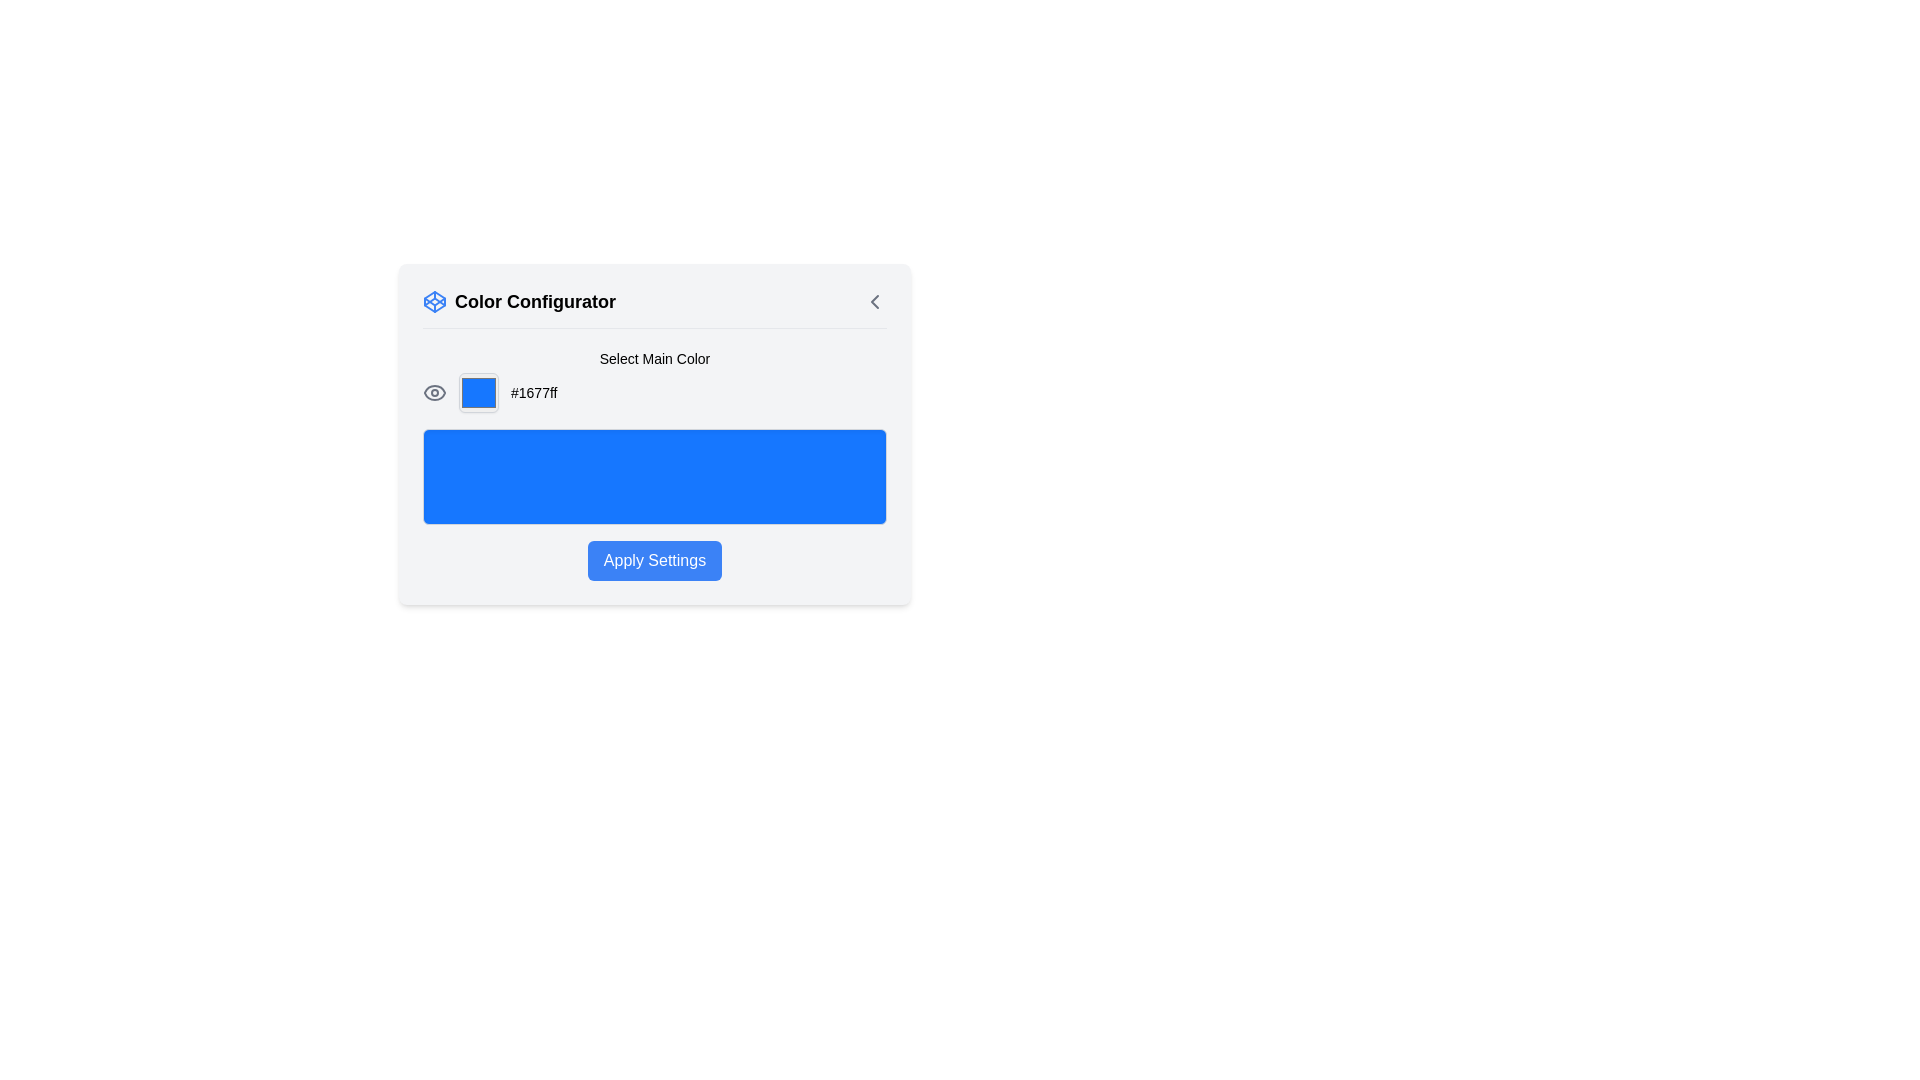 This screenshot has width=1920, height=1080. I want to click on the 'Select Main Color' text label, which is styled as a title and located above the color picker control and its value '#1677ff', so click(654, 357).